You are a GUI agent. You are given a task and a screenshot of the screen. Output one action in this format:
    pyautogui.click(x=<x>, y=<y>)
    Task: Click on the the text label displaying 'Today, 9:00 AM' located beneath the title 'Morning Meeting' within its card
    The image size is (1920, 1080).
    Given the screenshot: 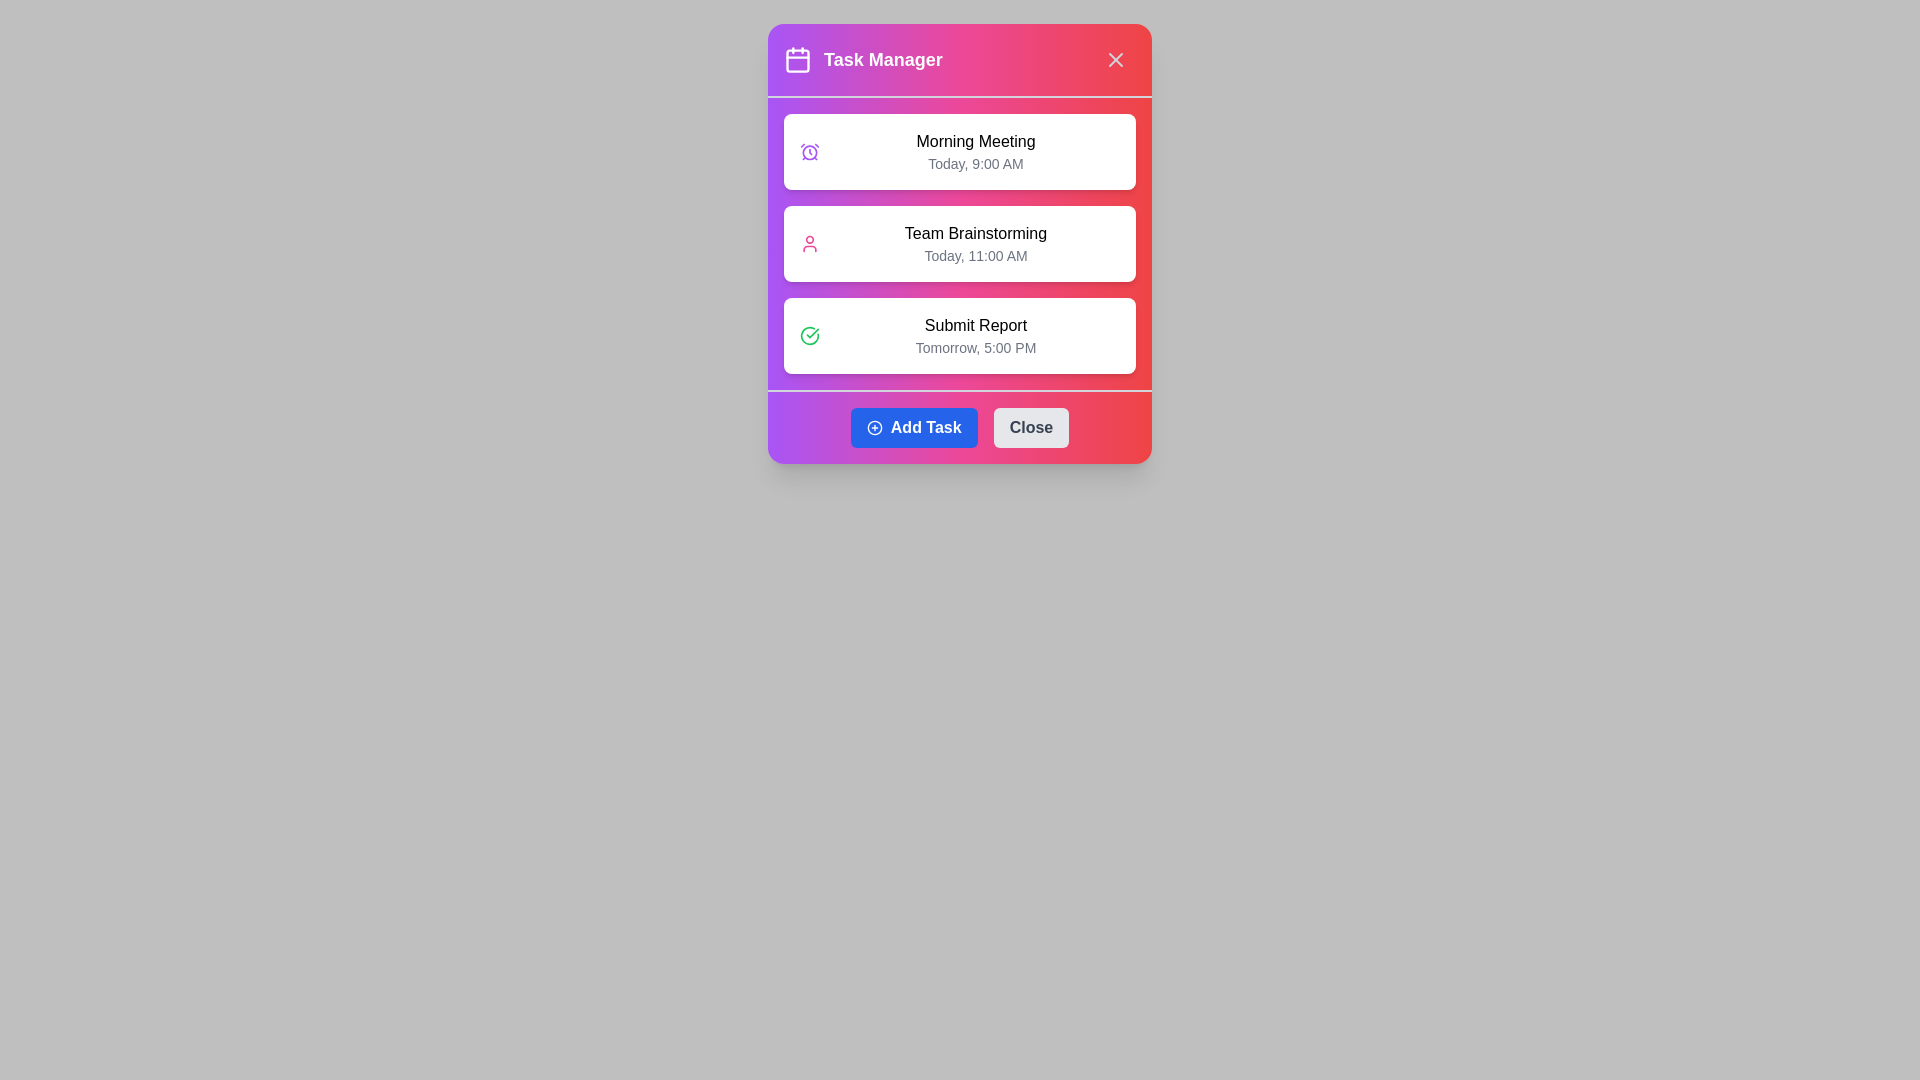 What is the action you would take?
    pyautogui.click(x=975, y=163)
    